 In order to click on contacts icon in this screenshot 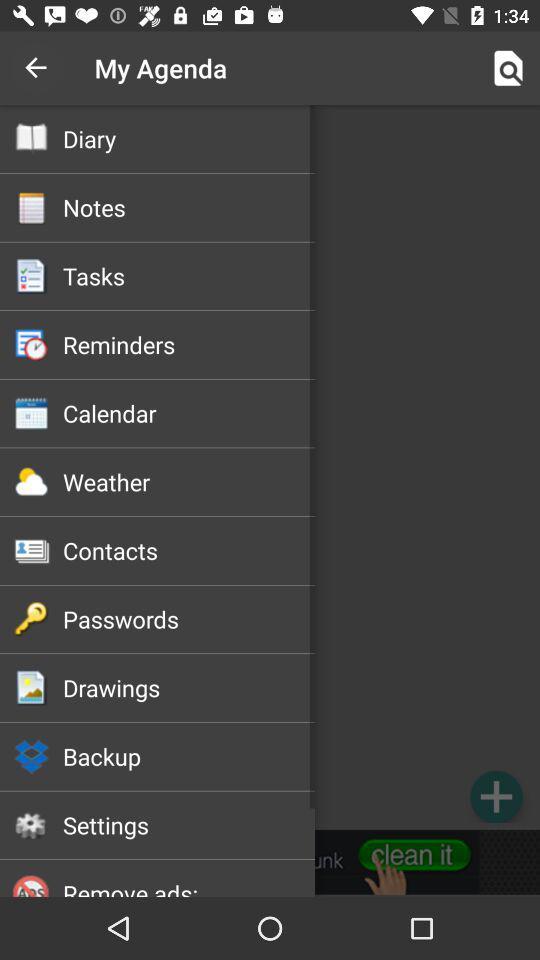, I will do `click(189, 550)`.